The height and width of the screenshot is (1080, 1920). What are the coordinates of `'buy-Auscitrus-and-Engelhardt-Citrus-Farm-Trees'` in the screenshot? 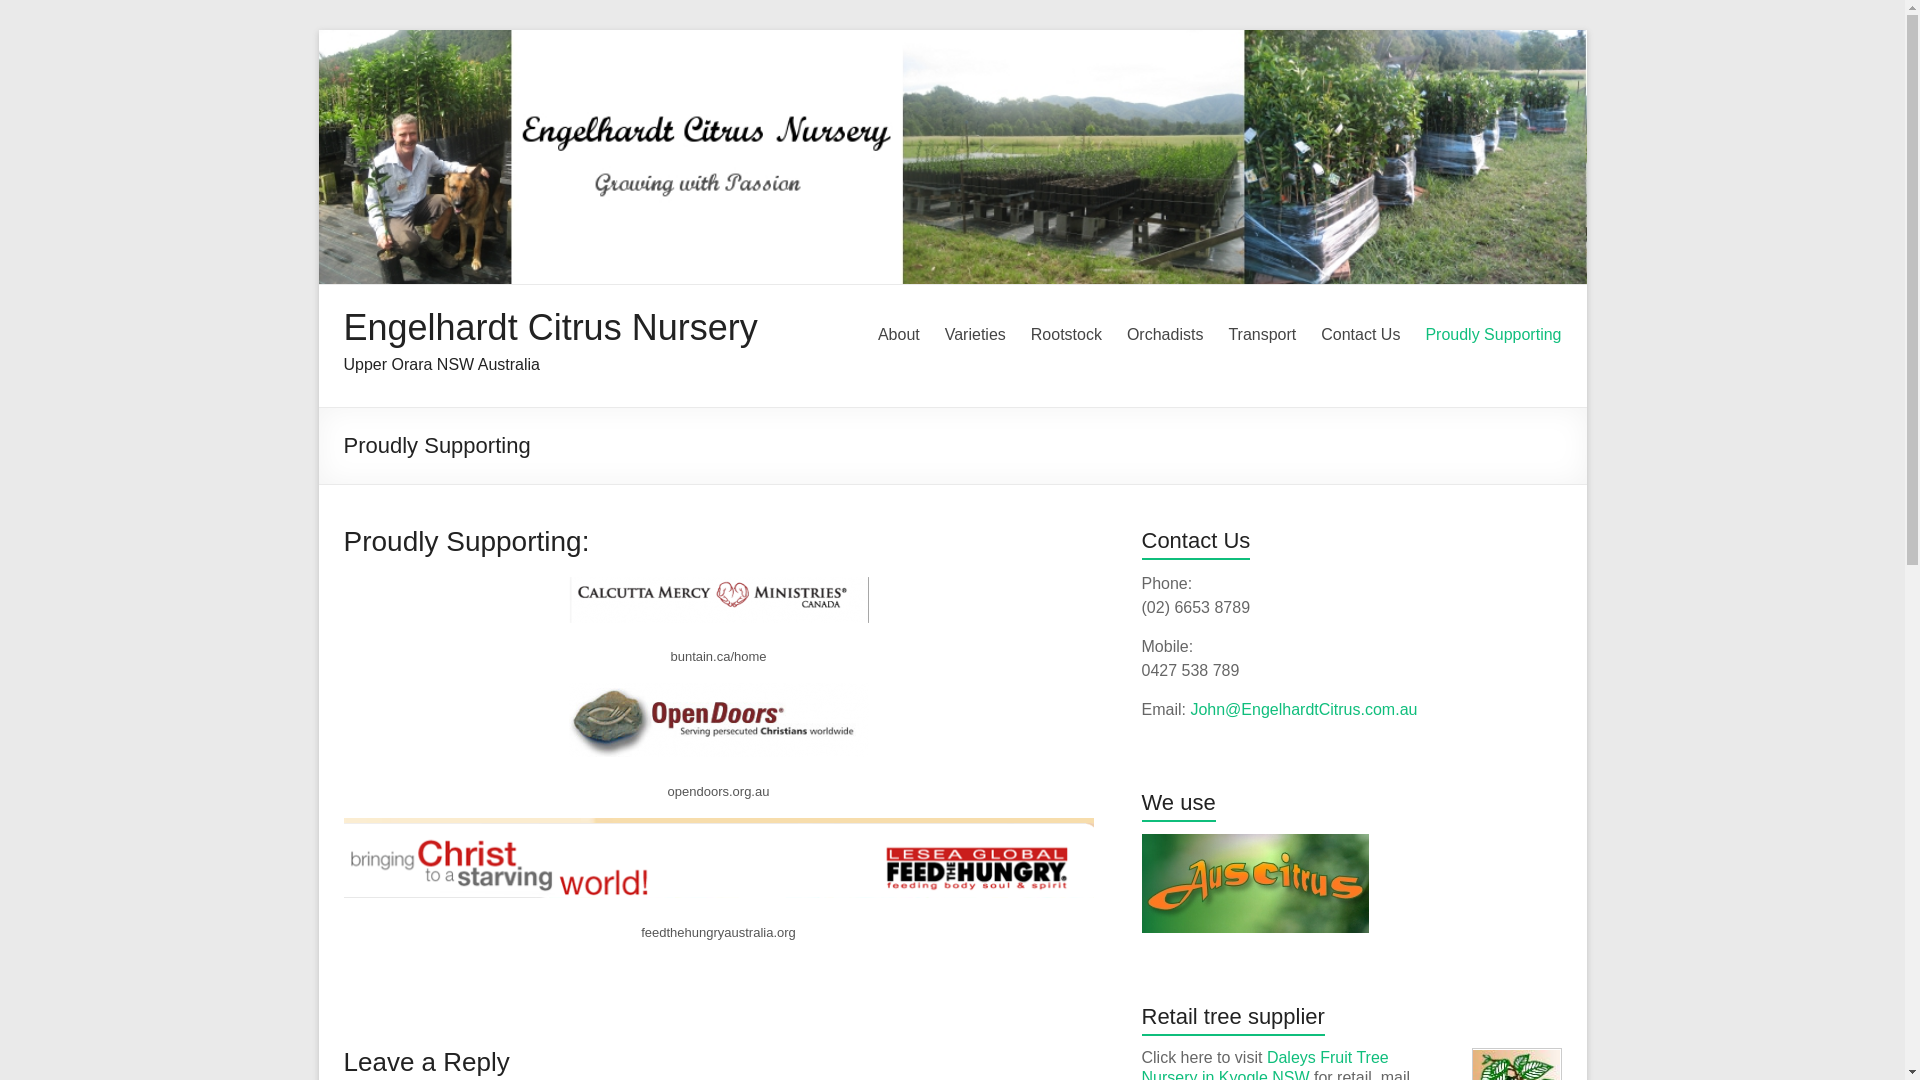 It's located at (1142, 882).